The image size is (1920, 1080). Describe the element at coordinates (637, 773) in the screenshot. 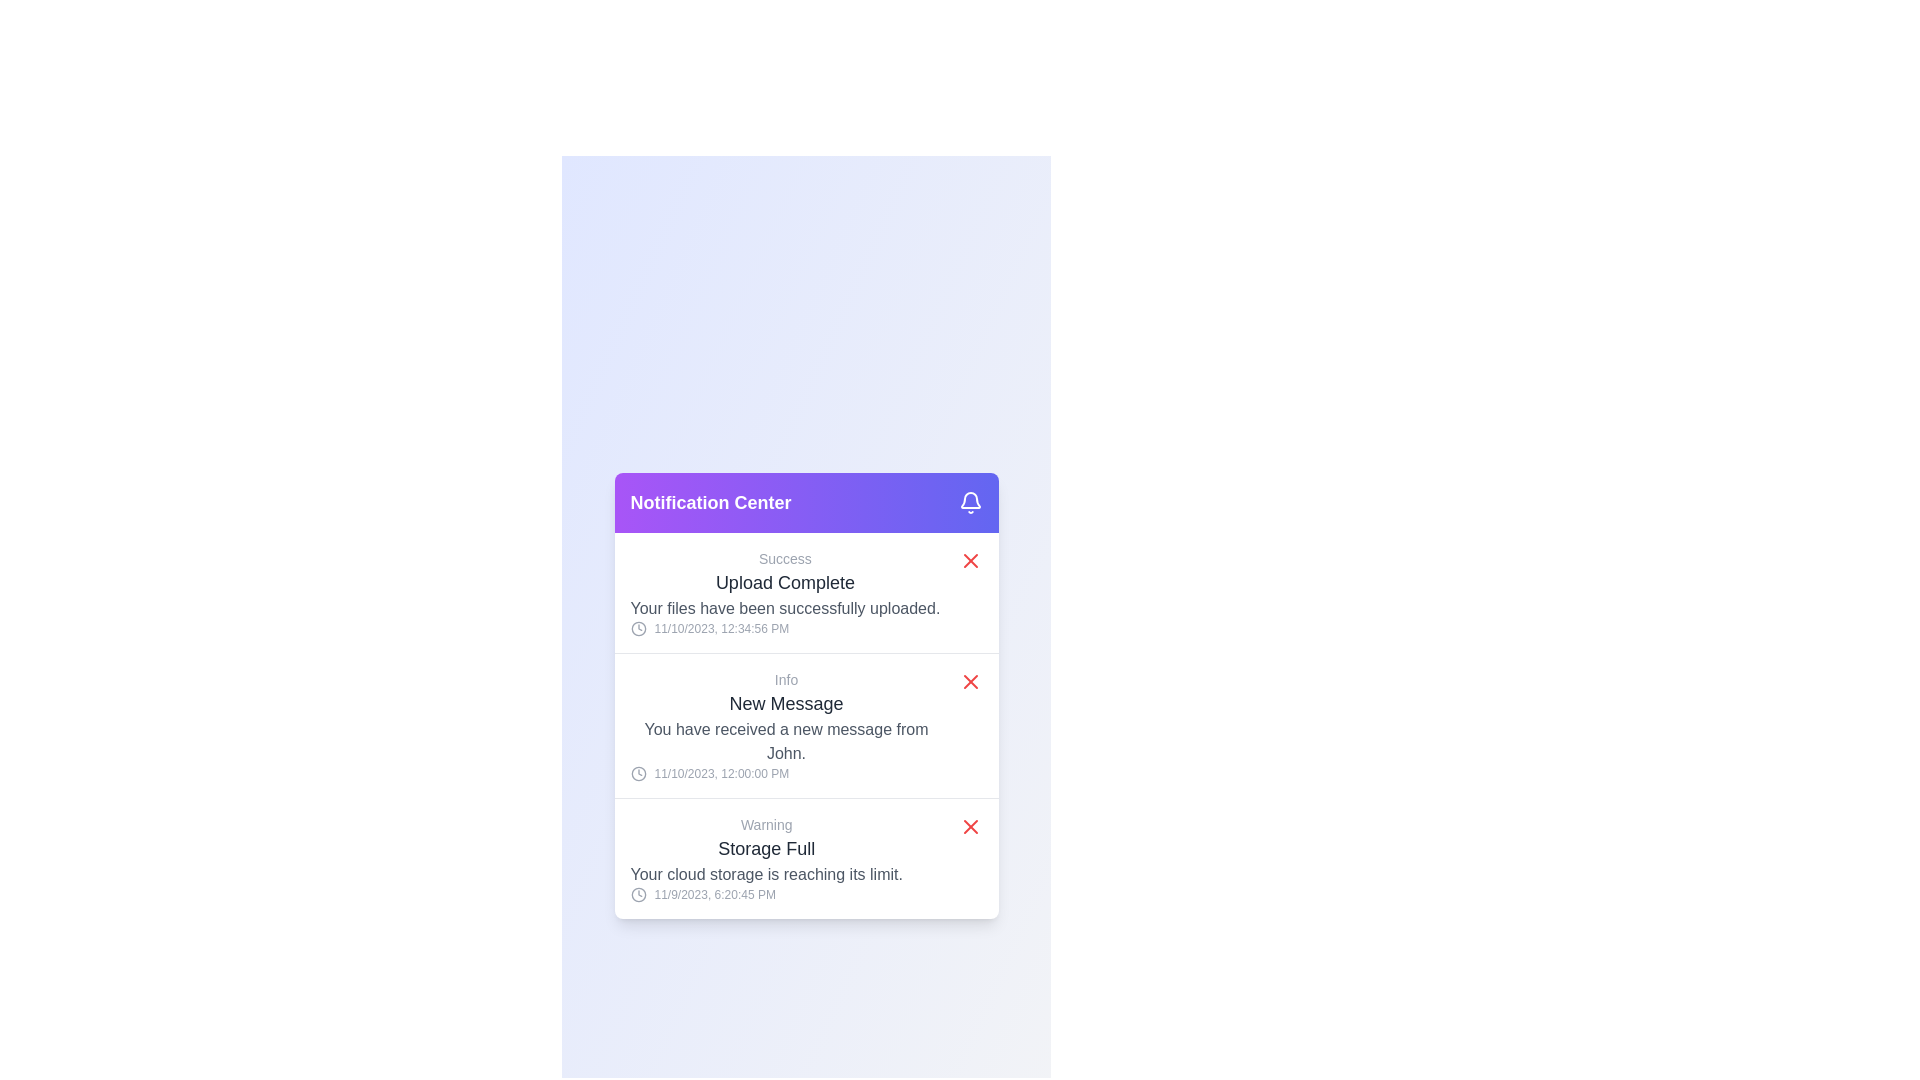

I see `the SVG circle element representing the clock face in the second notification card, located to the left of the timestamp '11/10/2023, 12:00:00 PM'` at that location.